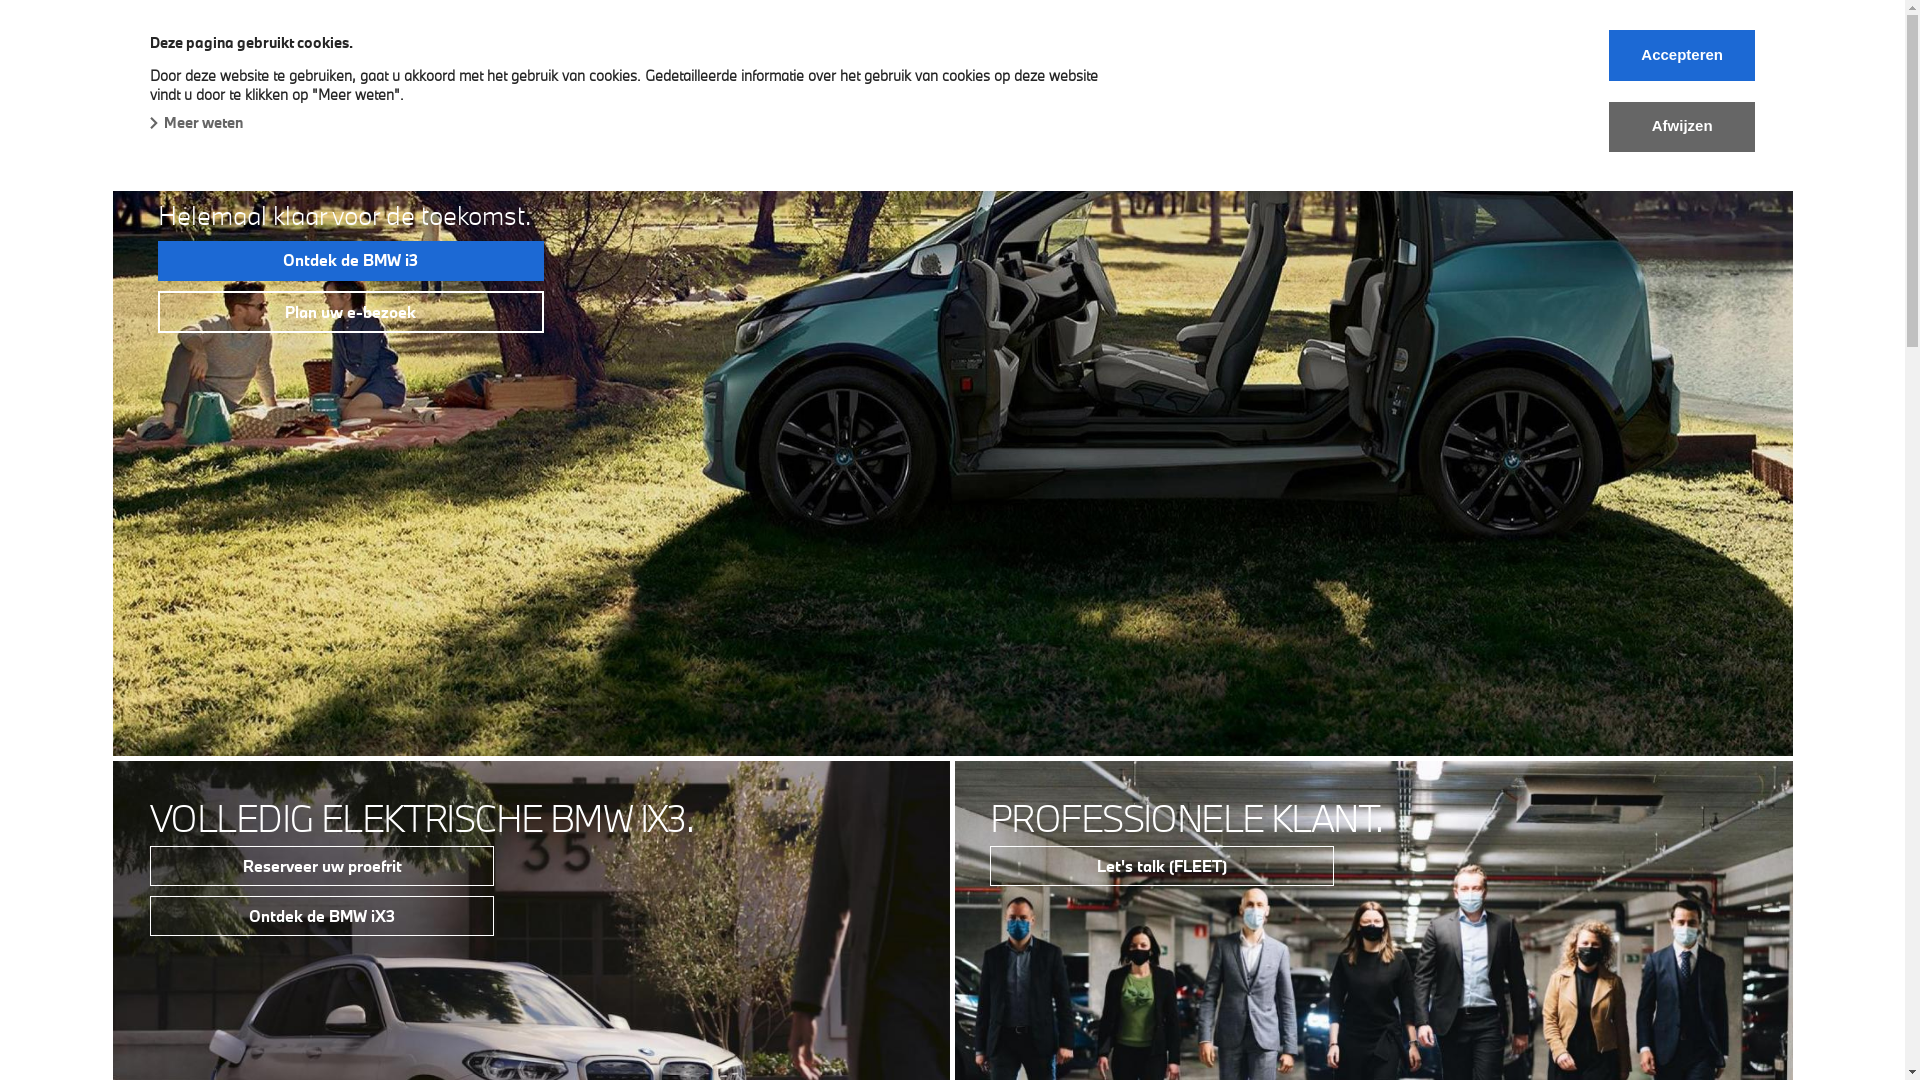 This screenshot has height=1080, width=1920. I want to click on 'Reserveer uw proefrit', so click(321, 865).